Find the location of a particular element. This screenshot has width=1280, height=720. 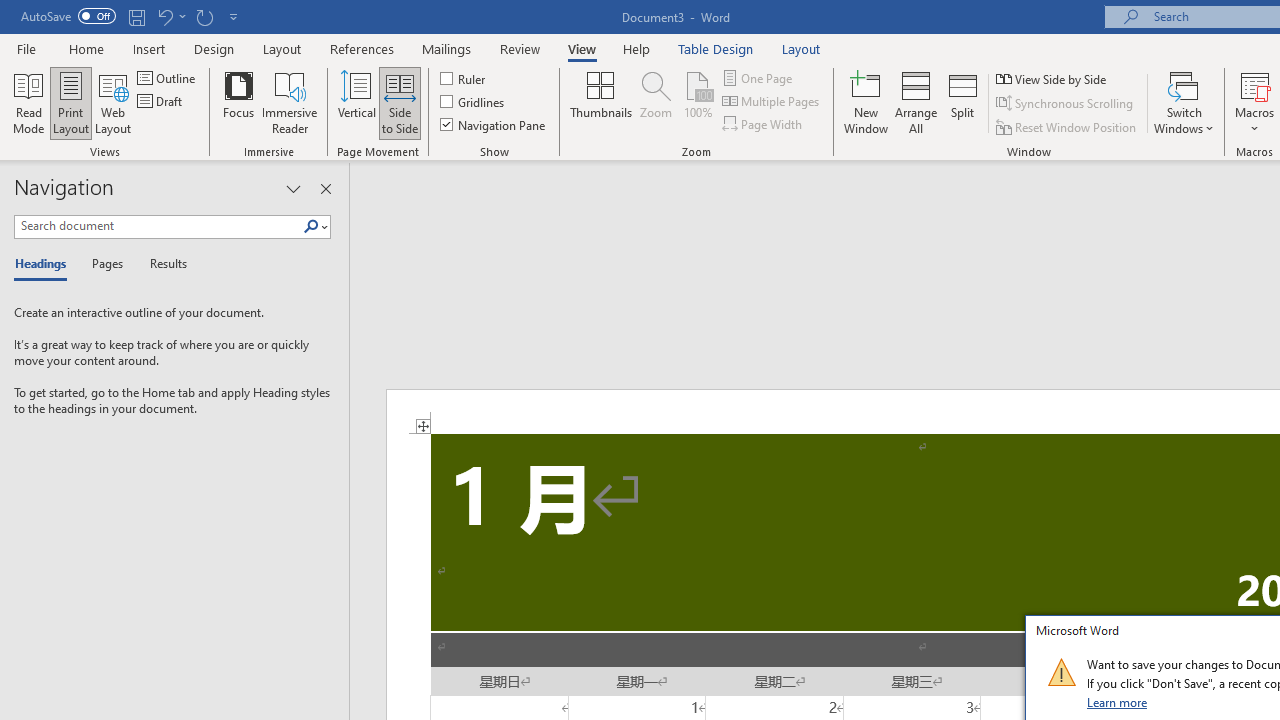

'Zoom...' is located at coordinates (656, 103).